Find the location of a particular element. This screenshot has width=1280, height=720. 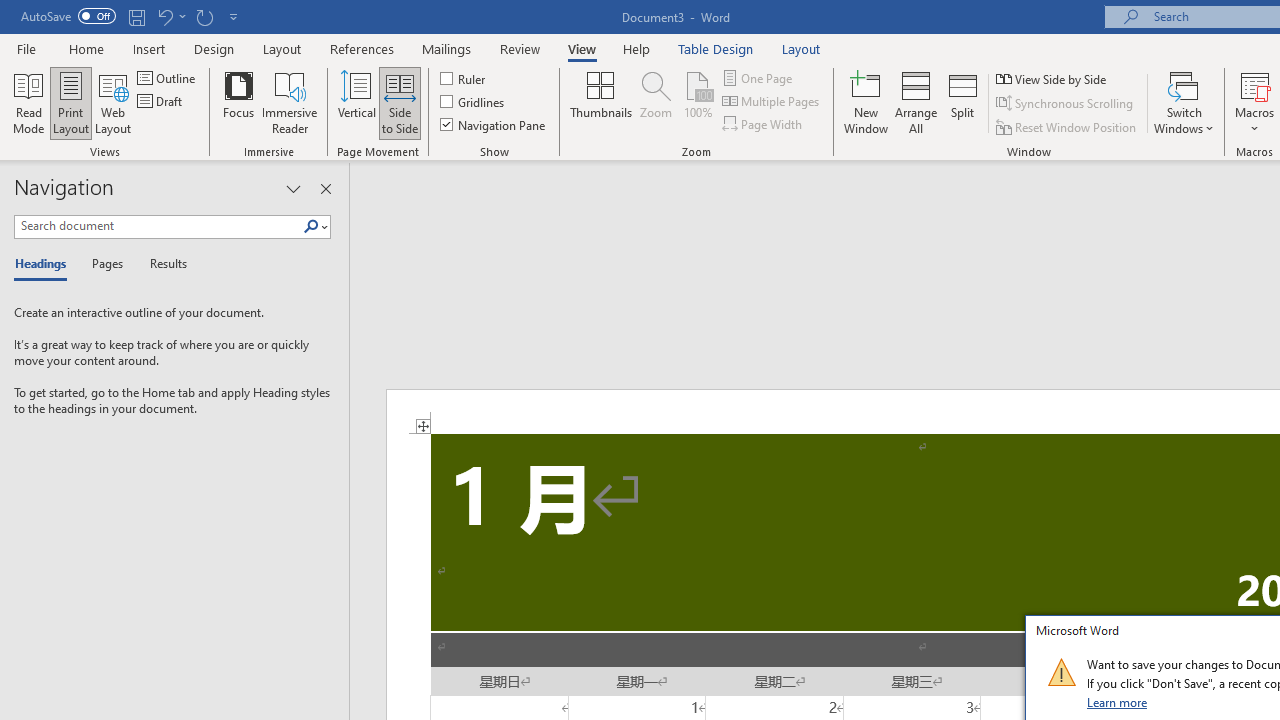

'Zoom...' is located at coordinates (656, 103).